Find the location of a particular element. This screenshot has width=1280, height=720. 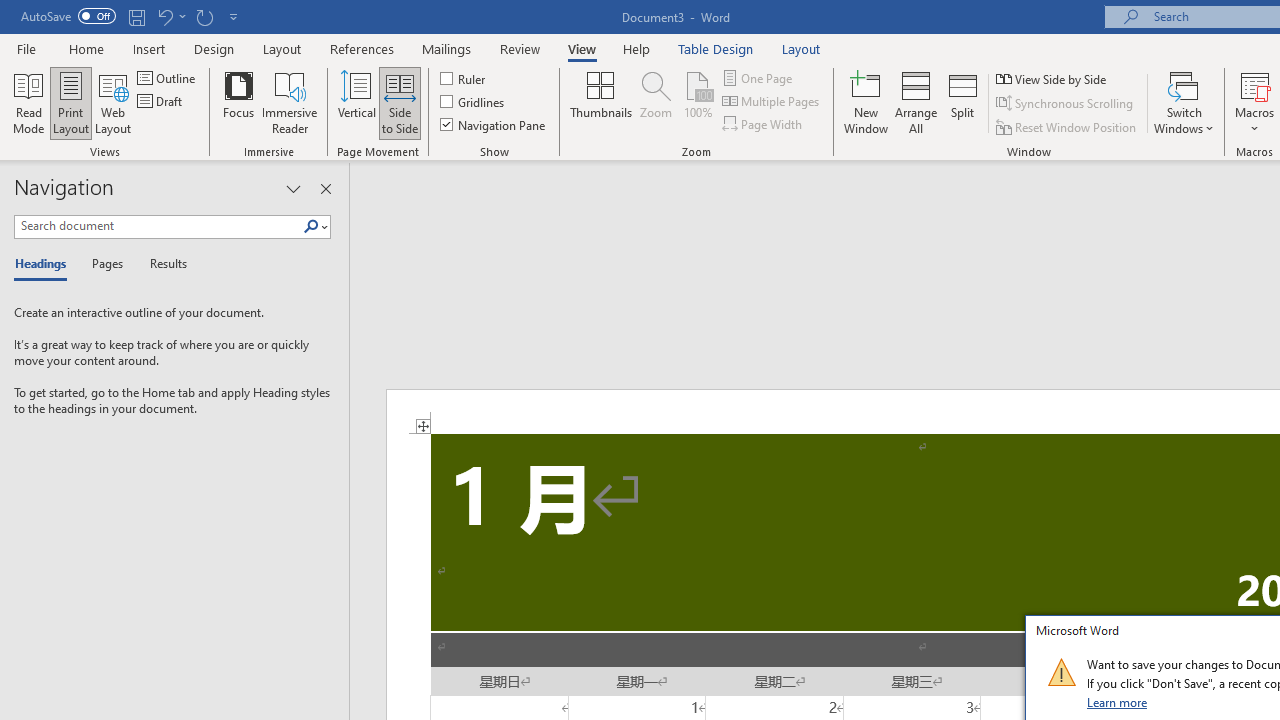

'Zoom...' is located at coordinates (656, 103).